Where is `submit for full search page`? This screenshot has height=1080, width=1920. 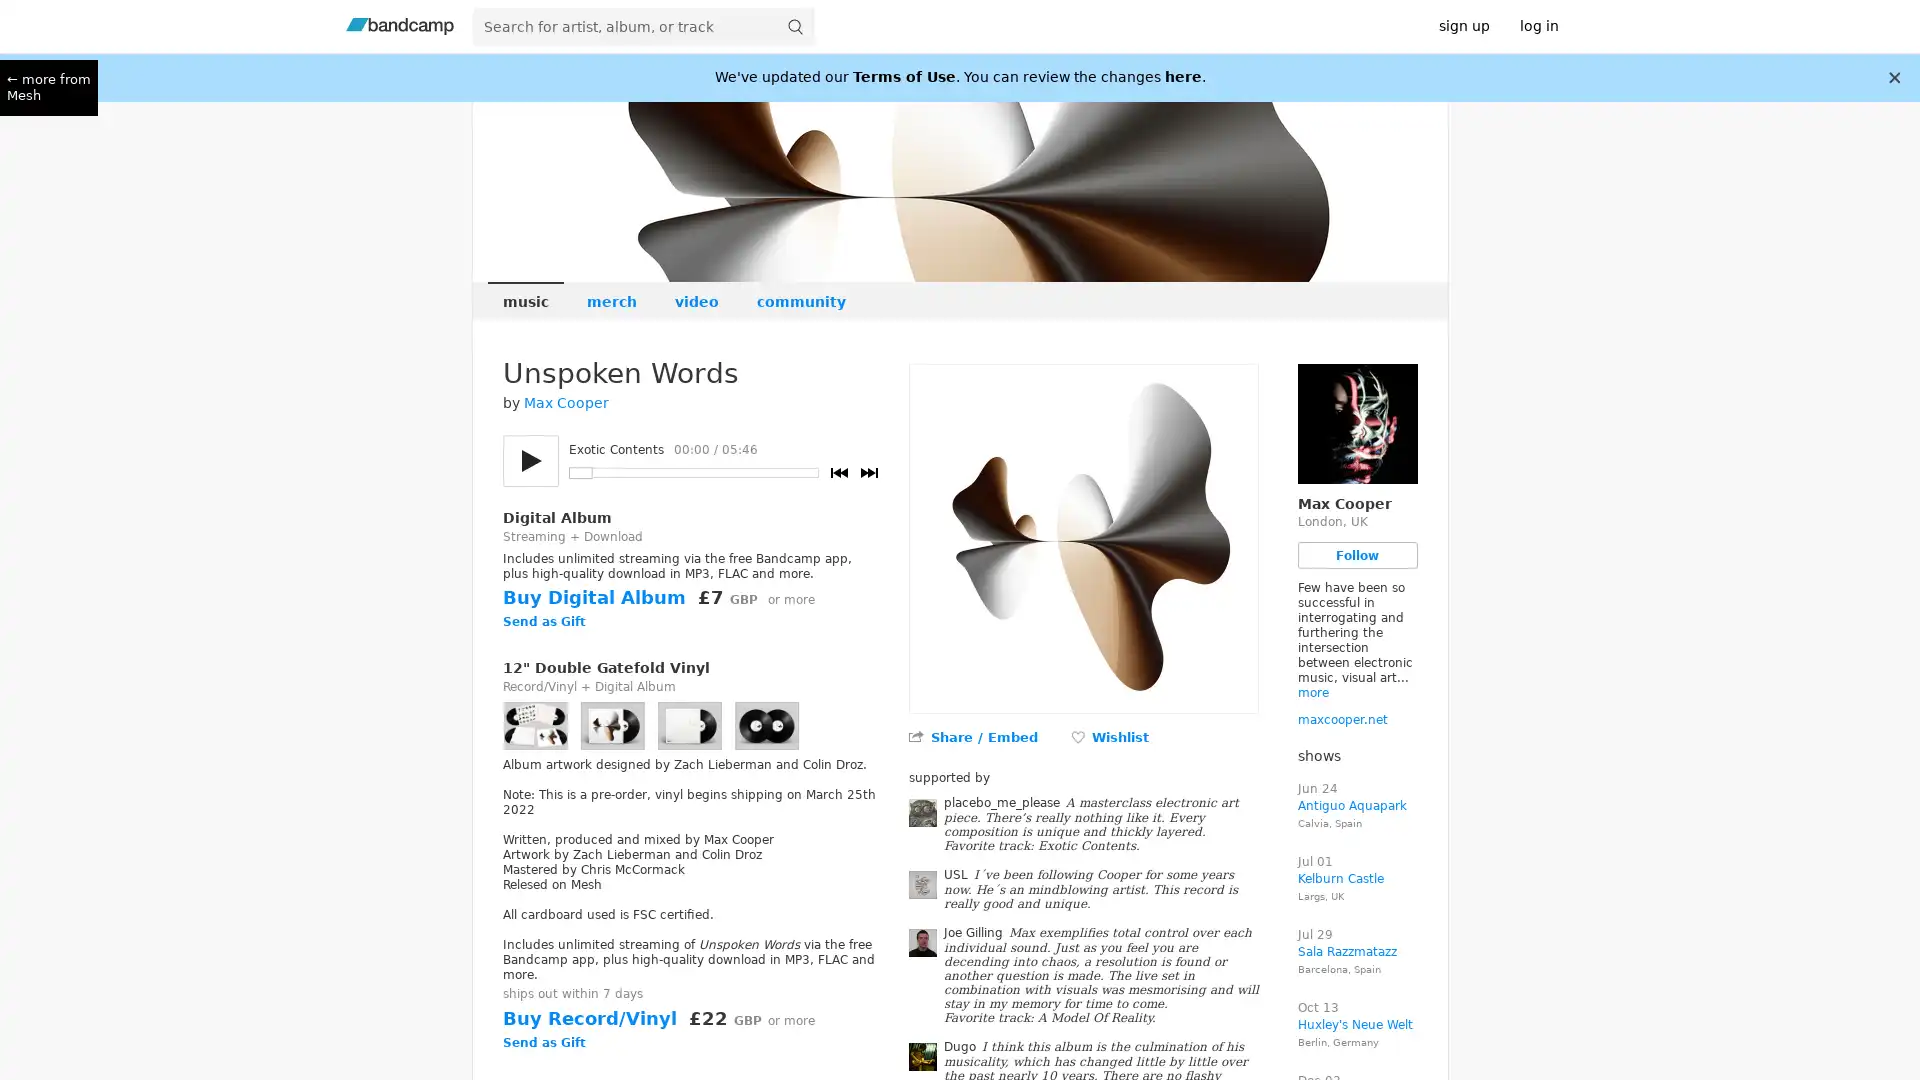
submit for full search page is located at coordinates (794, 26).